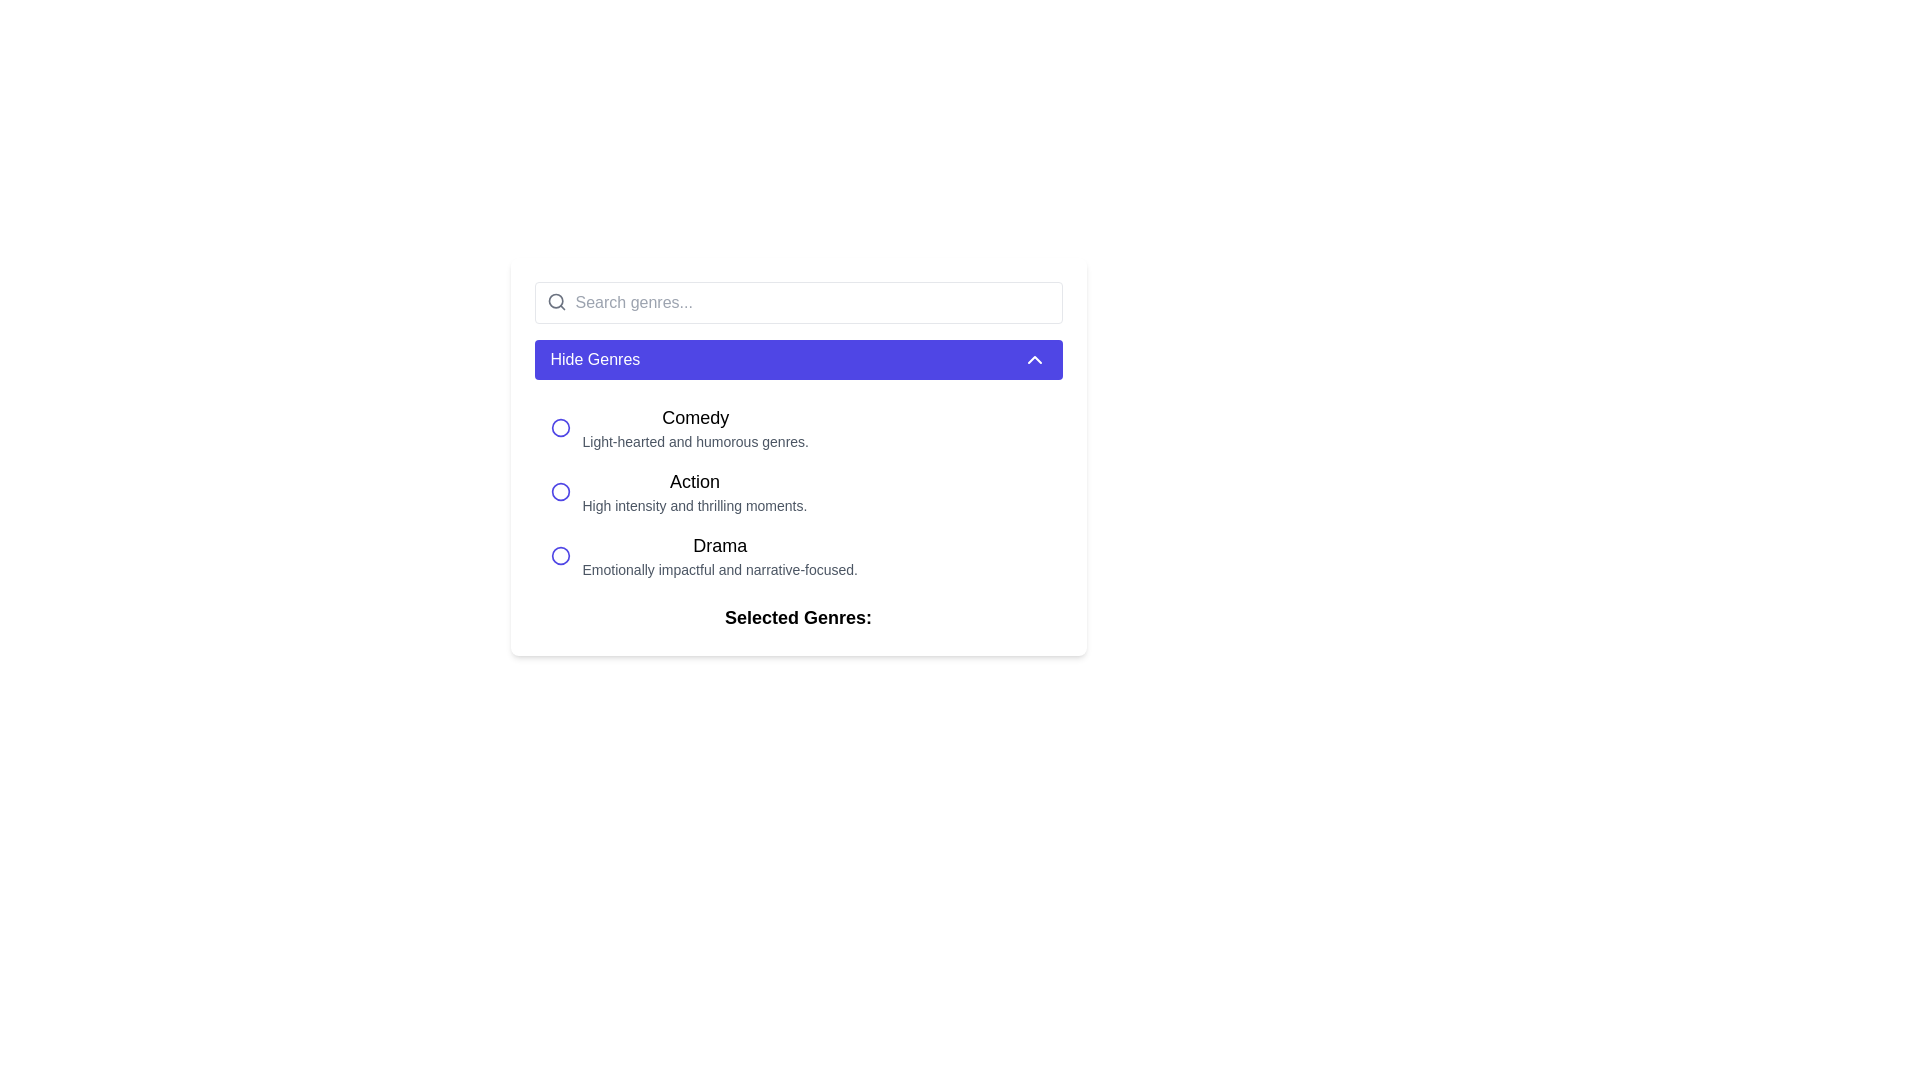 Image resolution: width=1920 pixels, height=1080 pixels. What do you see at coordinates (797, 555) in the screenshot?
I see `the text area of the selectable list item representing the 'Drama' genre` at bounding box center [797, 555].